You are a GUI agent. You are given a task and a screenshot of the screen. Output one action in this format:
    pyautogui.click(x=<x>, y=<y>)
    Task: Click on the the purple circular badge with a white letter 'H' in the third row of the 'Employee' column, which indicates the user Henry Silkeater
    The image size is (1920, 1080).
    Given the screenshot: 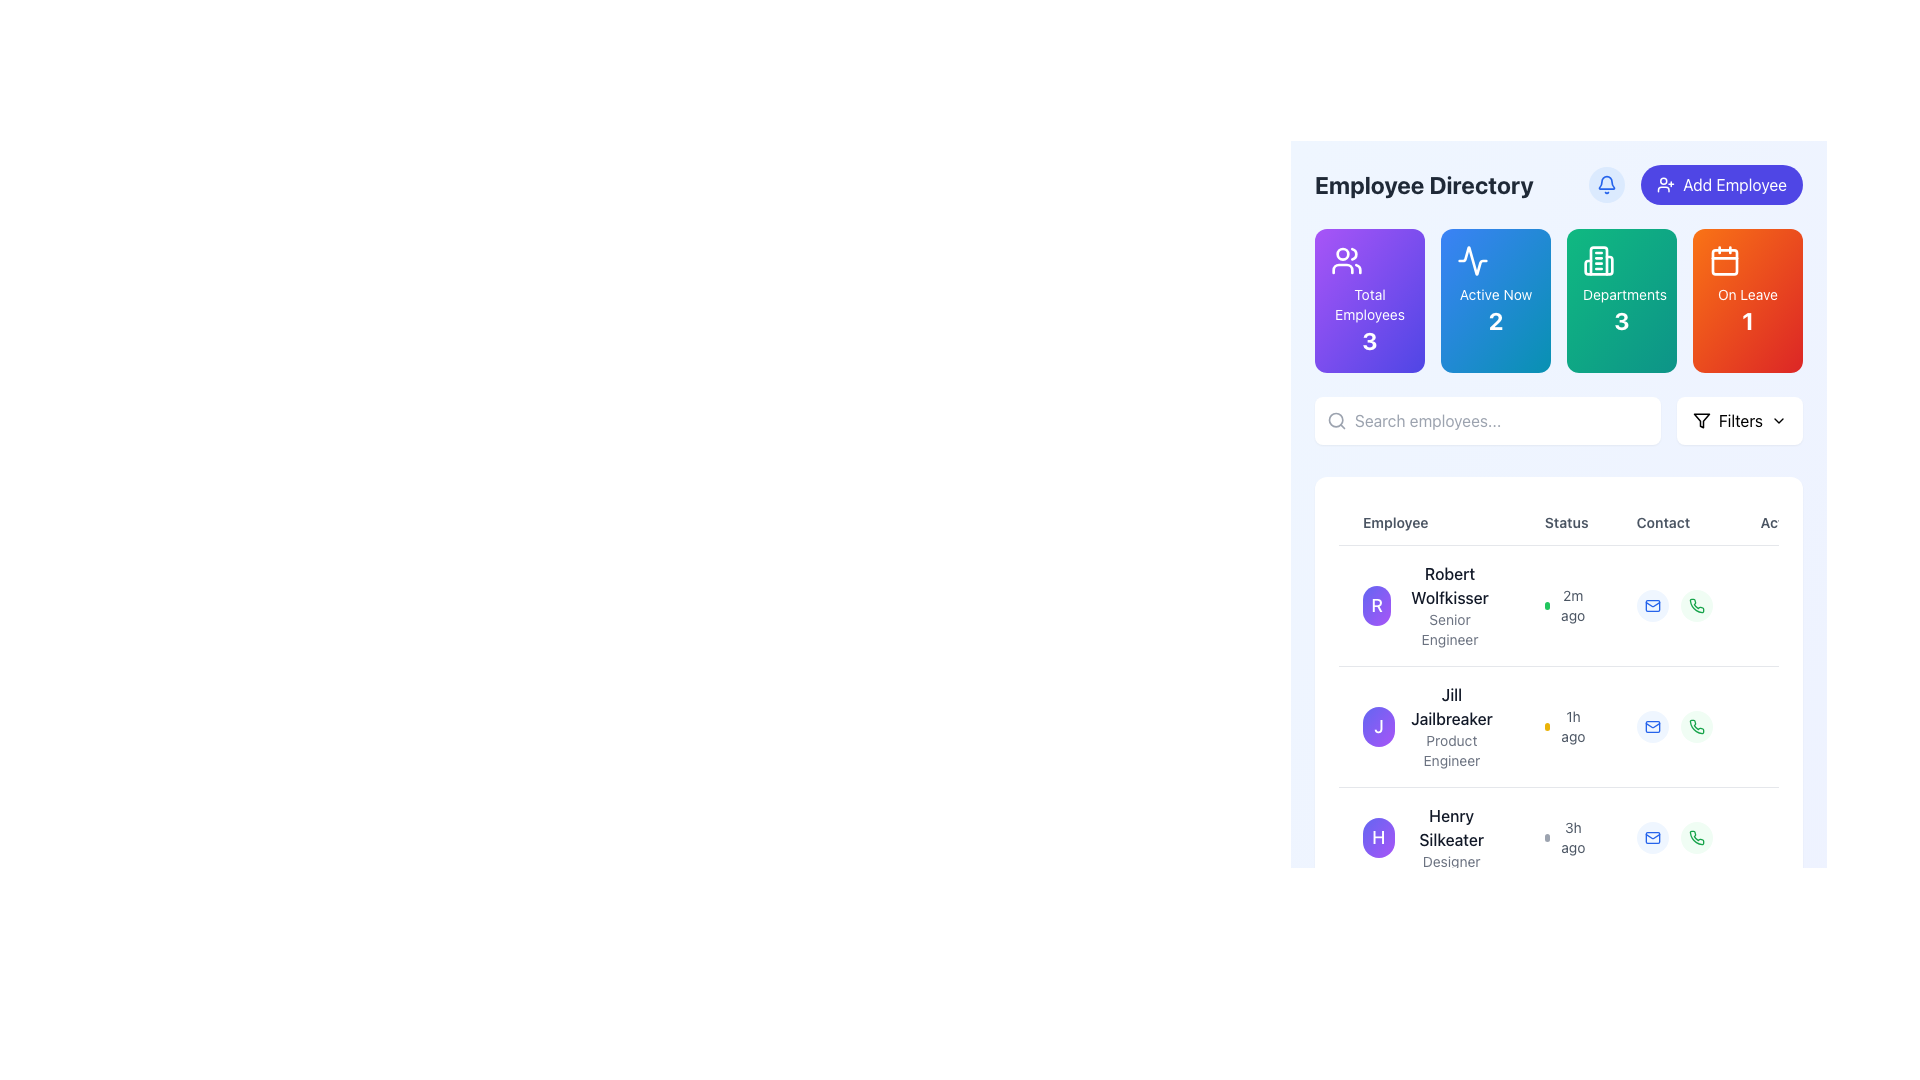 What is the action you would take?
    pyautogui.click(x=1377, y=837)
    